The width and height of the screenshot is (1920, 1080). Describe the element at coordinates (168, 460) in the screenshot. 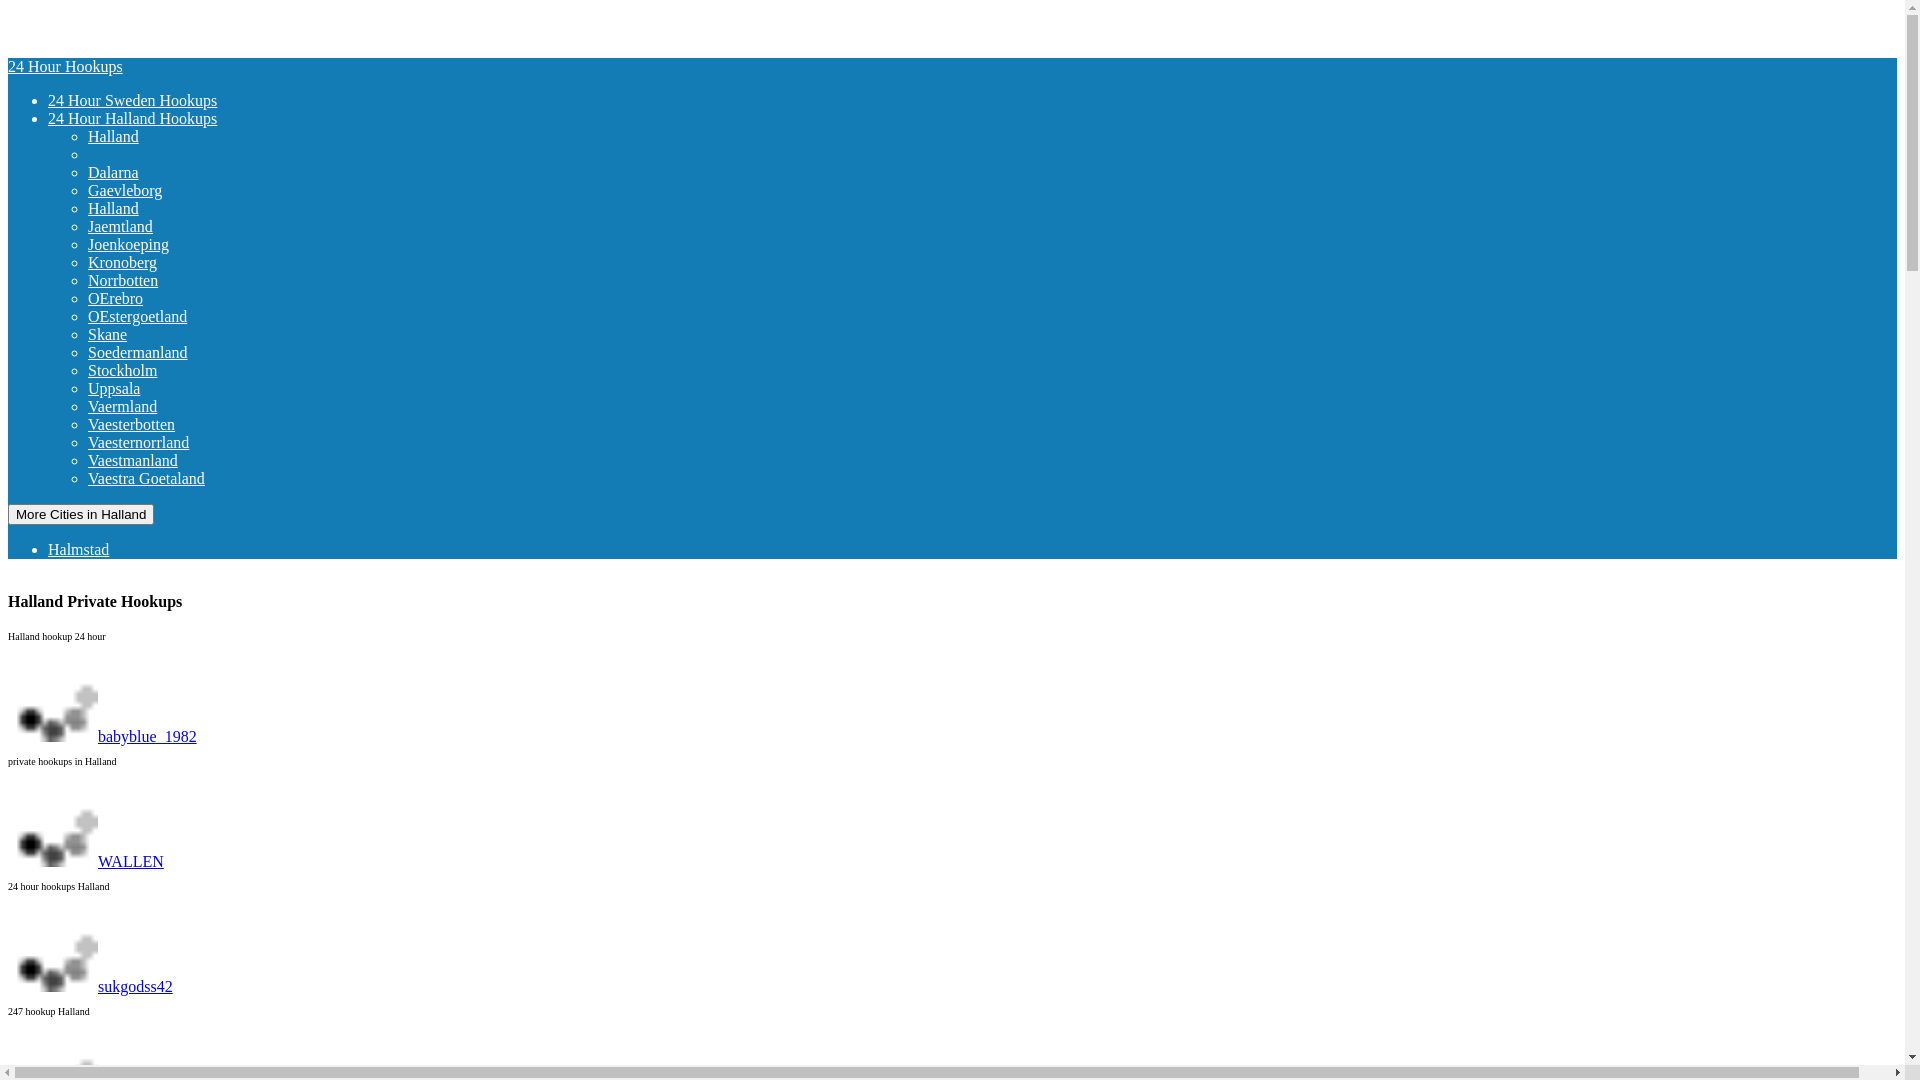

I see `'Vaestmanland'` at that location.